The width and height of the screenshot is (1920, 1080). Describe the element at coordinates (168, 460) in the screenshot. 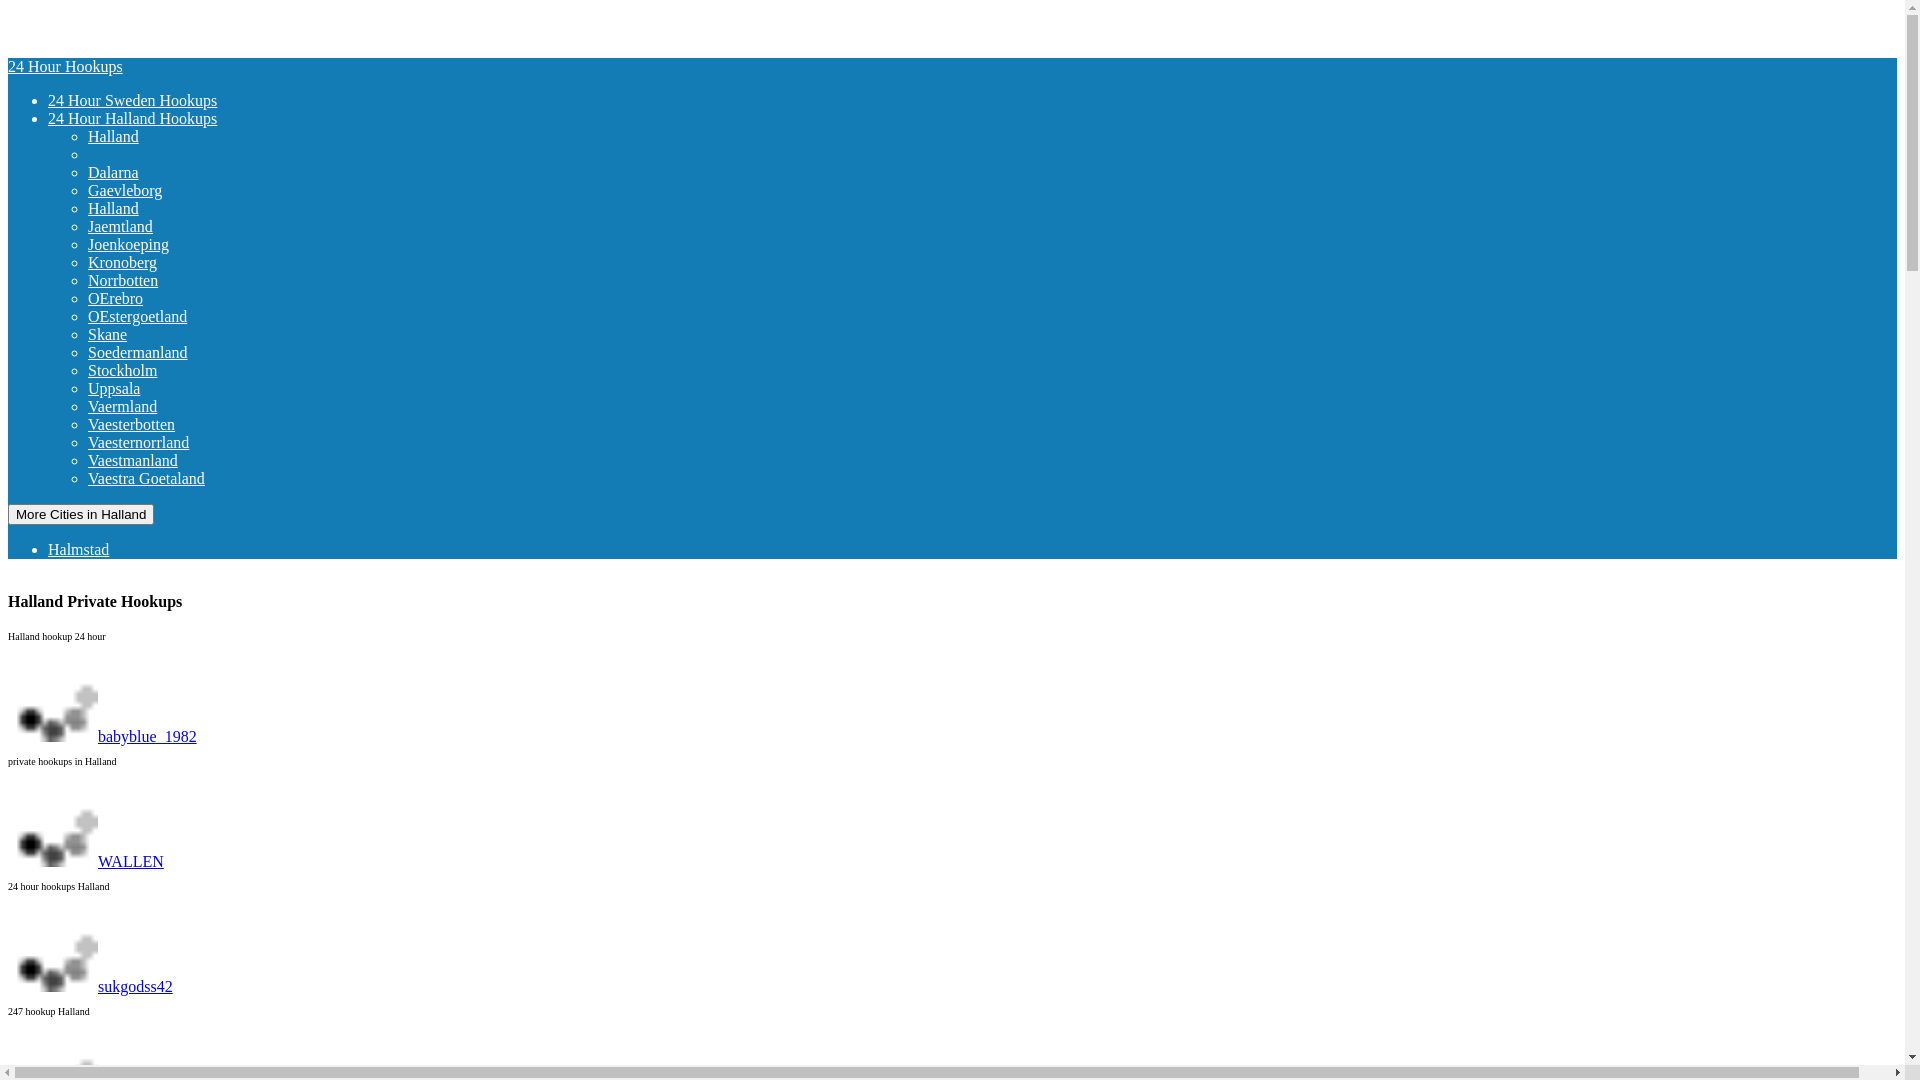

I see `'Vaestmanland'` at that location.